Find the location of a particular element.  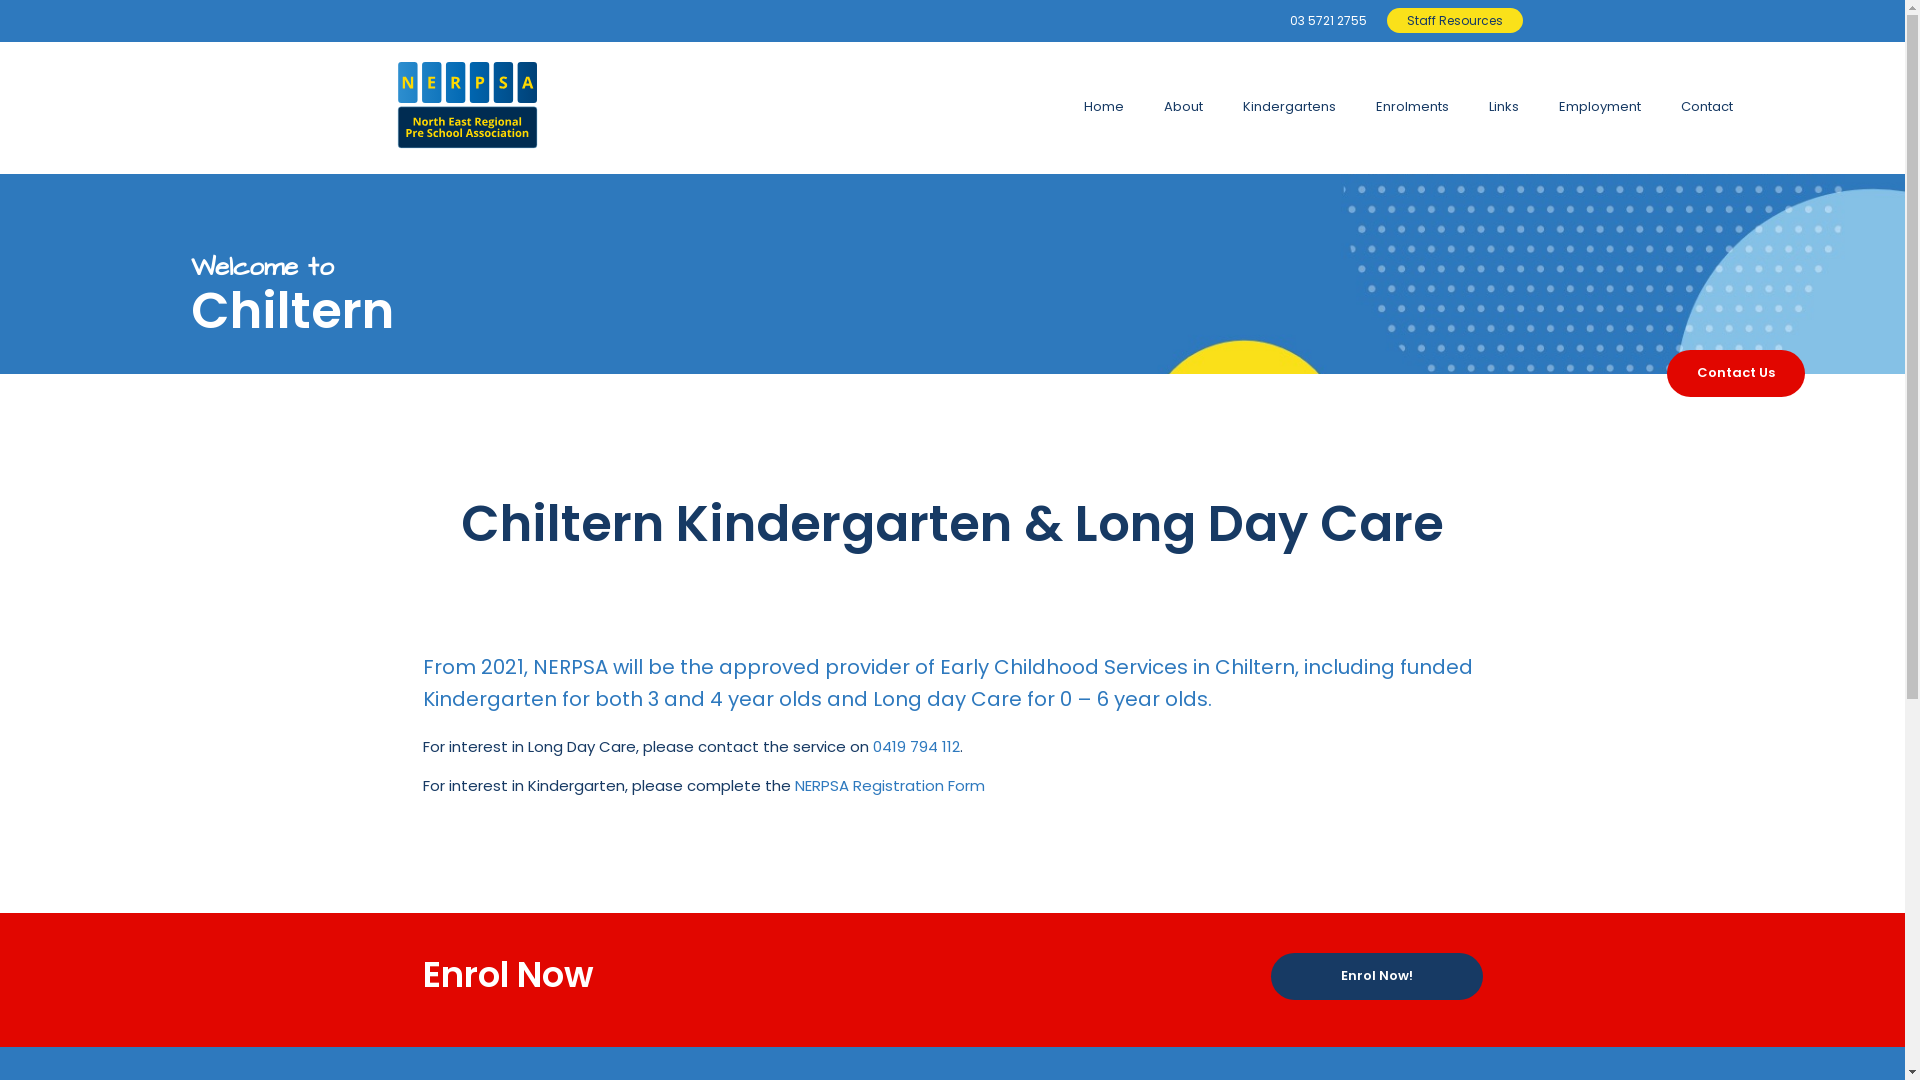

'0419 794 112' is located at coordinates (914, 746).